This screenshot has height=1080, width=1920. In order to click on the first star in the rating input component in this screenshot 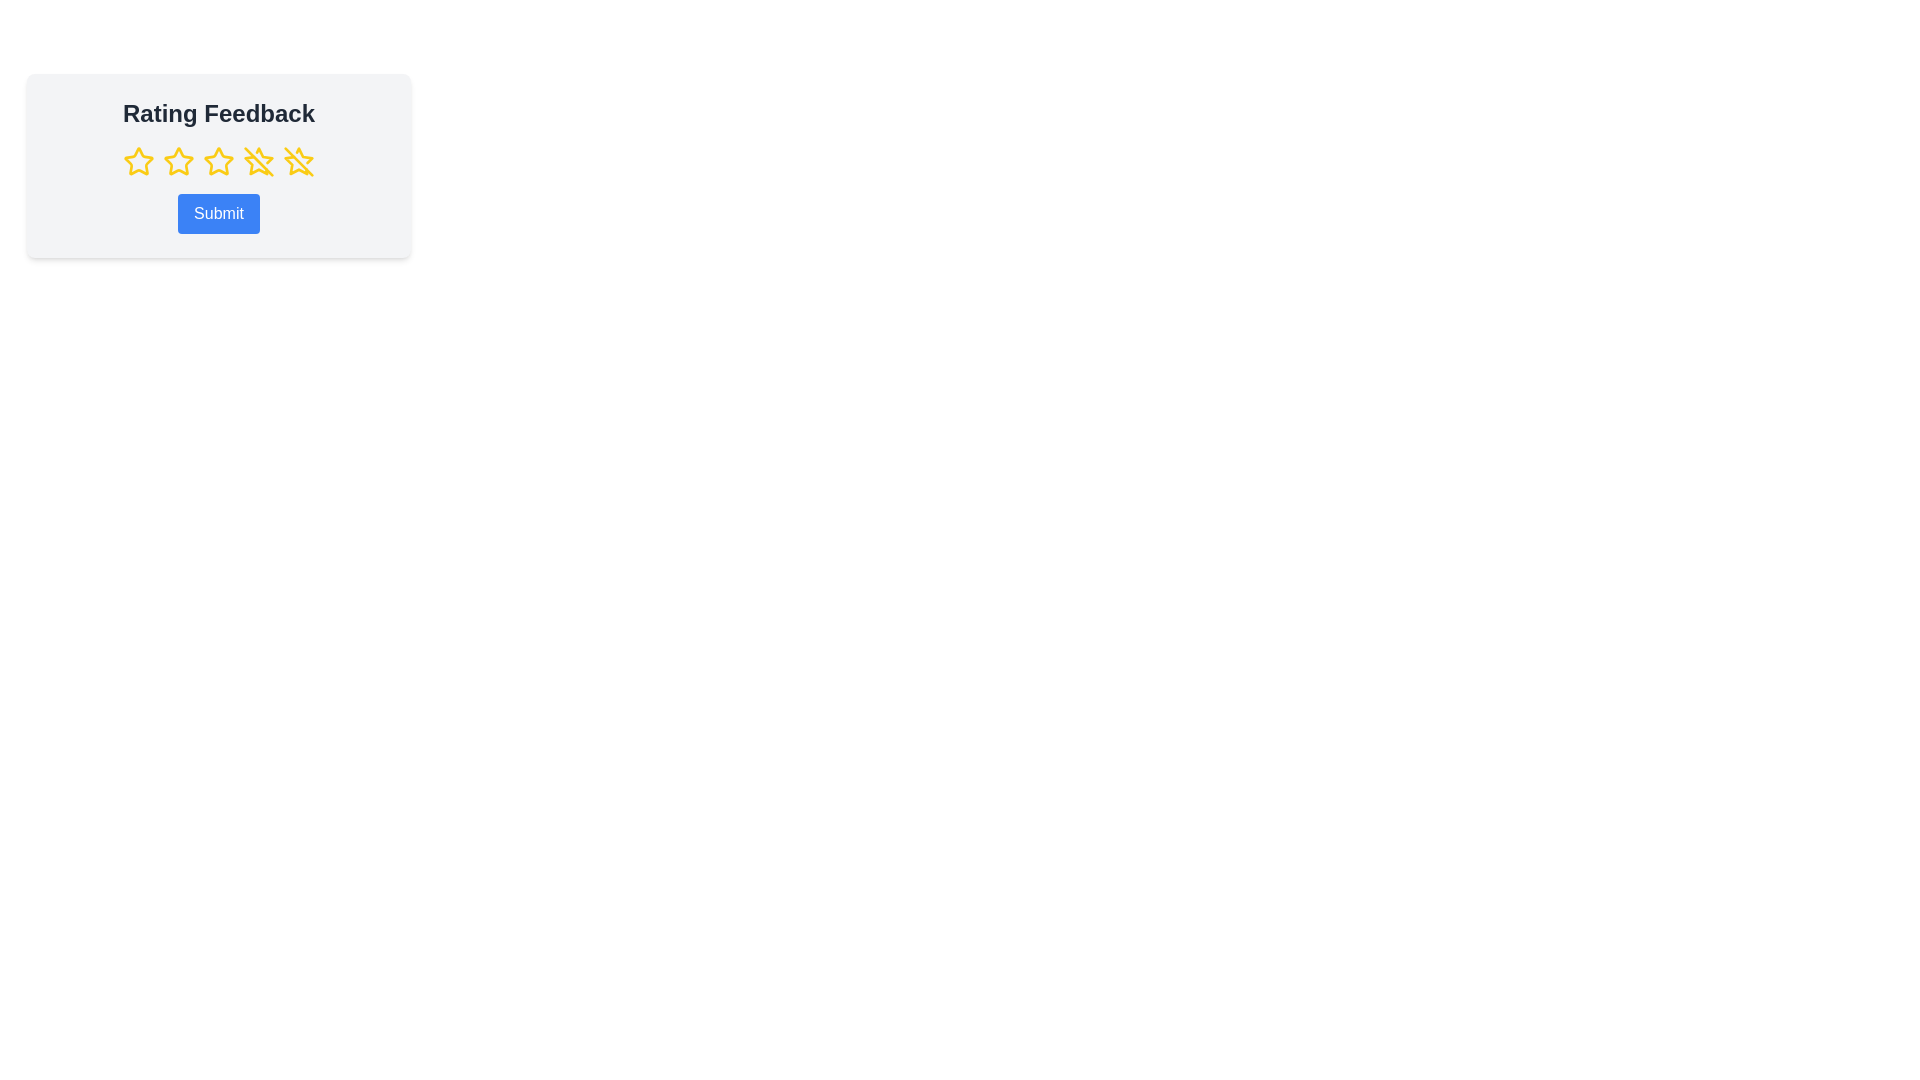, I will do `click(138, 160)`.